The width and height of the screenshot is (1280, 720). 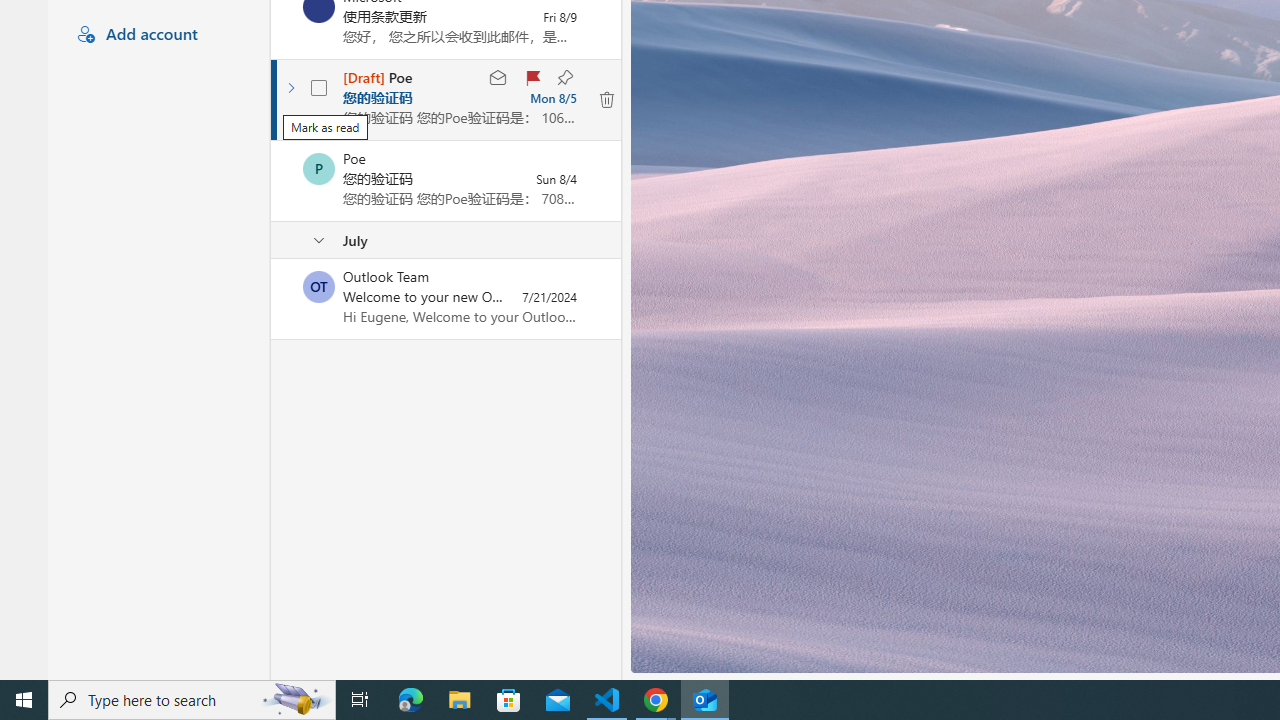 What do you see at coordinates (320, 86) in the screenshot?
I see `'AutomationID: checkbox-205'` at bounding box center [320, 86].